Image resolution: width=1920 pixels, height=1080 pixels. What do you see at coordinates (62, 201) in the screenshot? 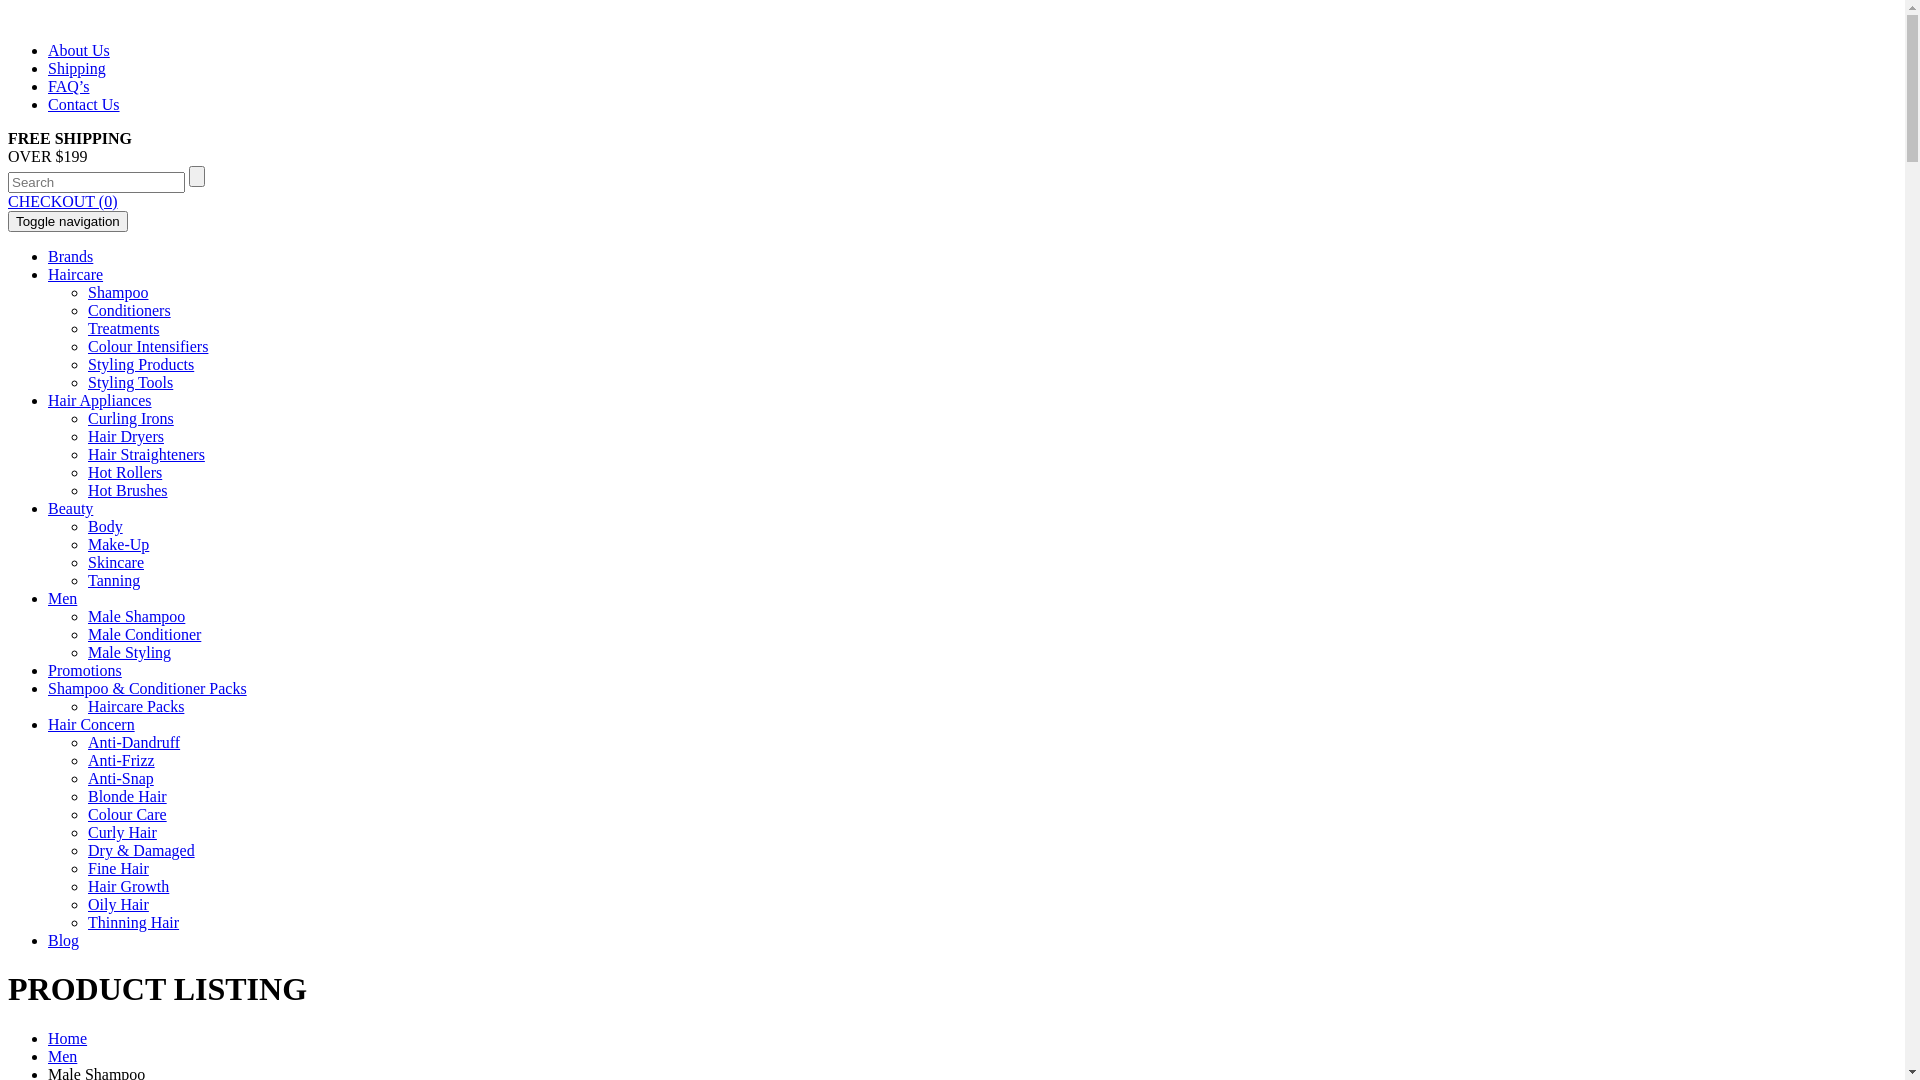
I see `'CHECKOUT (0)'` at bounding box center [62, 201].